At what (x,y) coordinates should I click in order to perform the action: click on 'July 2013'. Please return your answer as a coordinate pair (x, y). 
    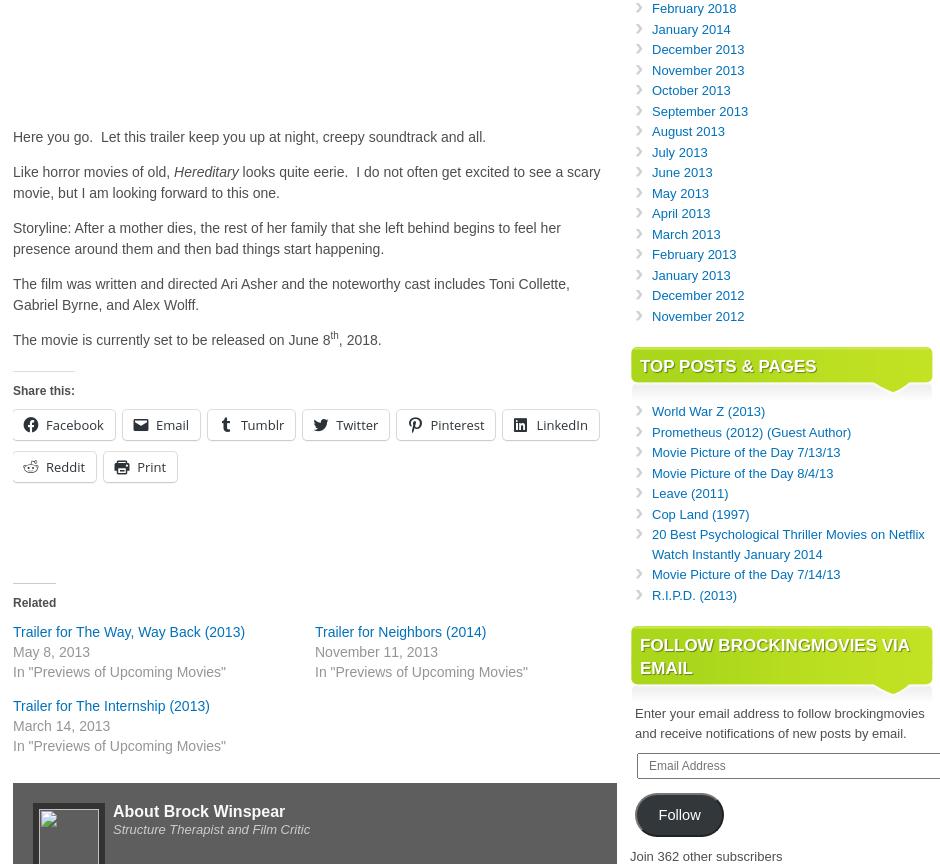
    Looking at the image, I should click on (678, 150).